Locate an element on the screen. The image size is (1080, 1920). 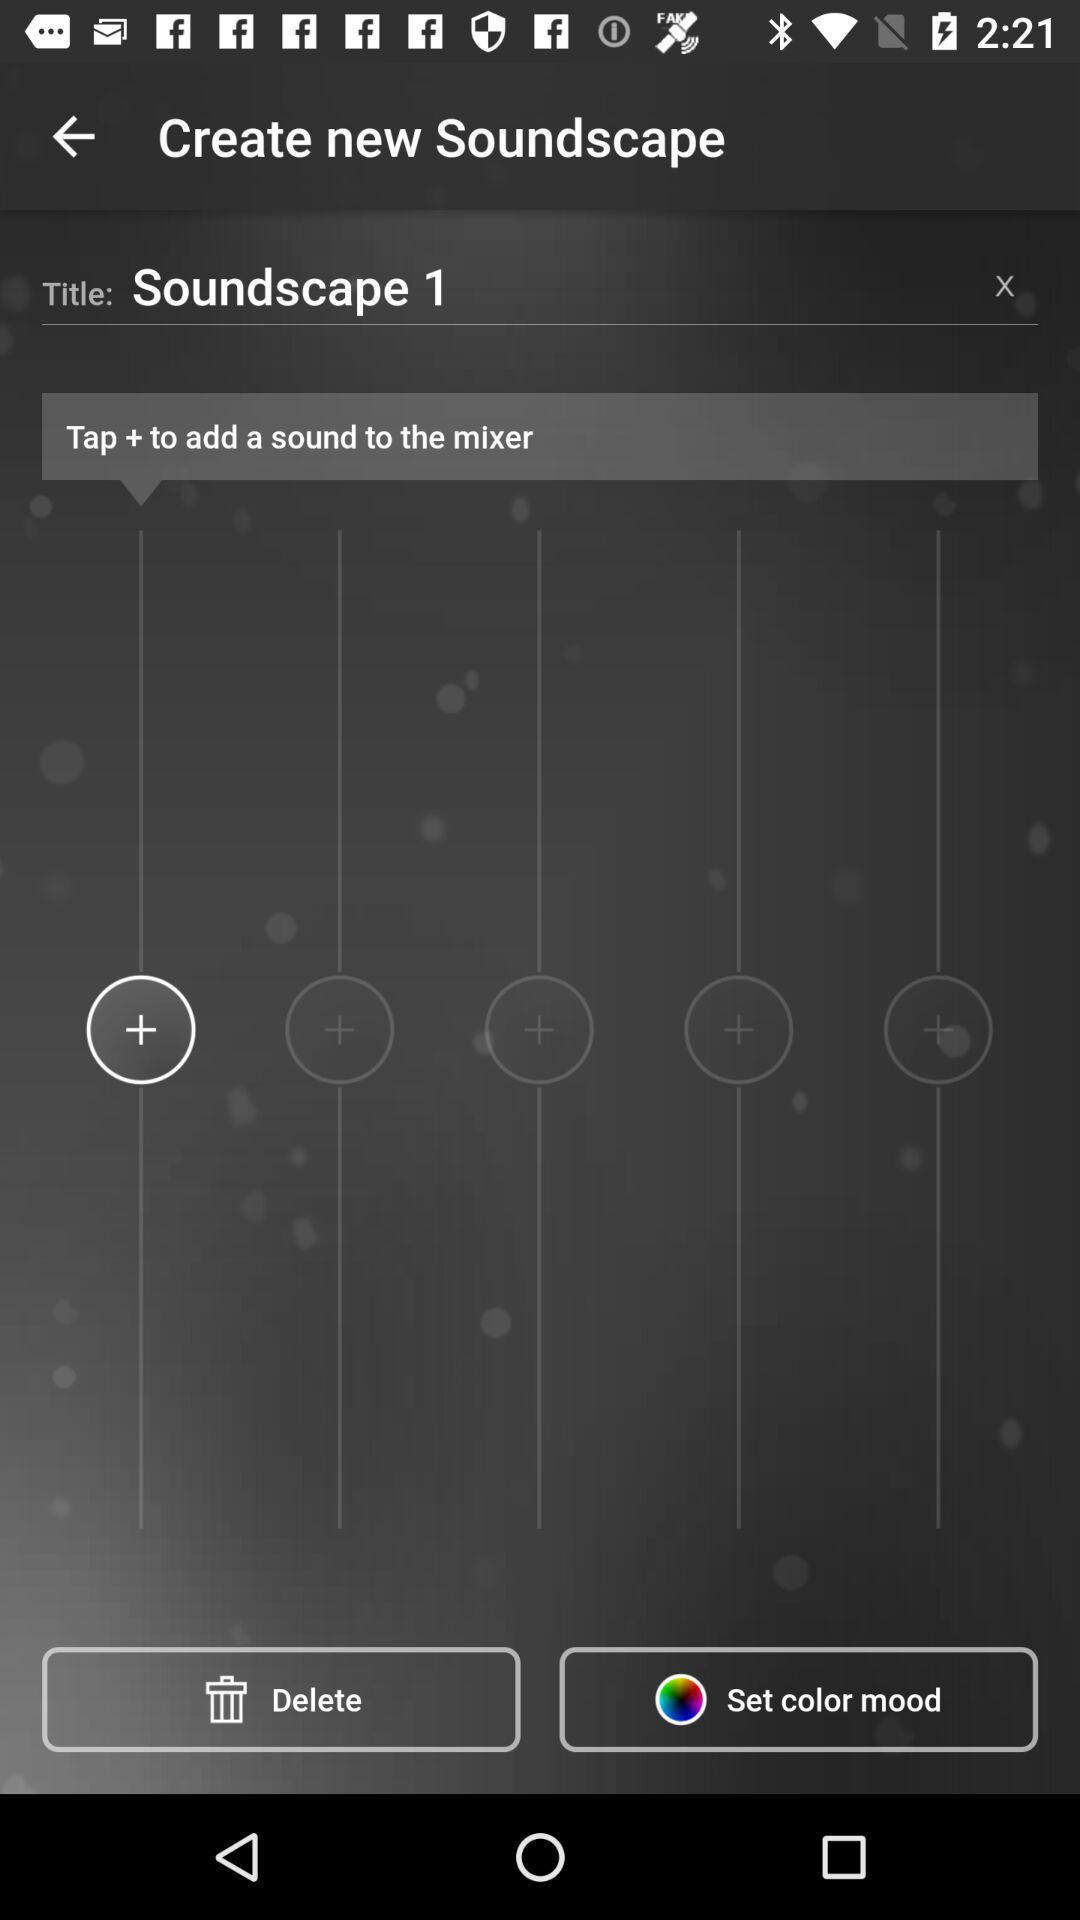
the item to the right of the title: item is located at coordinates (551, 284).